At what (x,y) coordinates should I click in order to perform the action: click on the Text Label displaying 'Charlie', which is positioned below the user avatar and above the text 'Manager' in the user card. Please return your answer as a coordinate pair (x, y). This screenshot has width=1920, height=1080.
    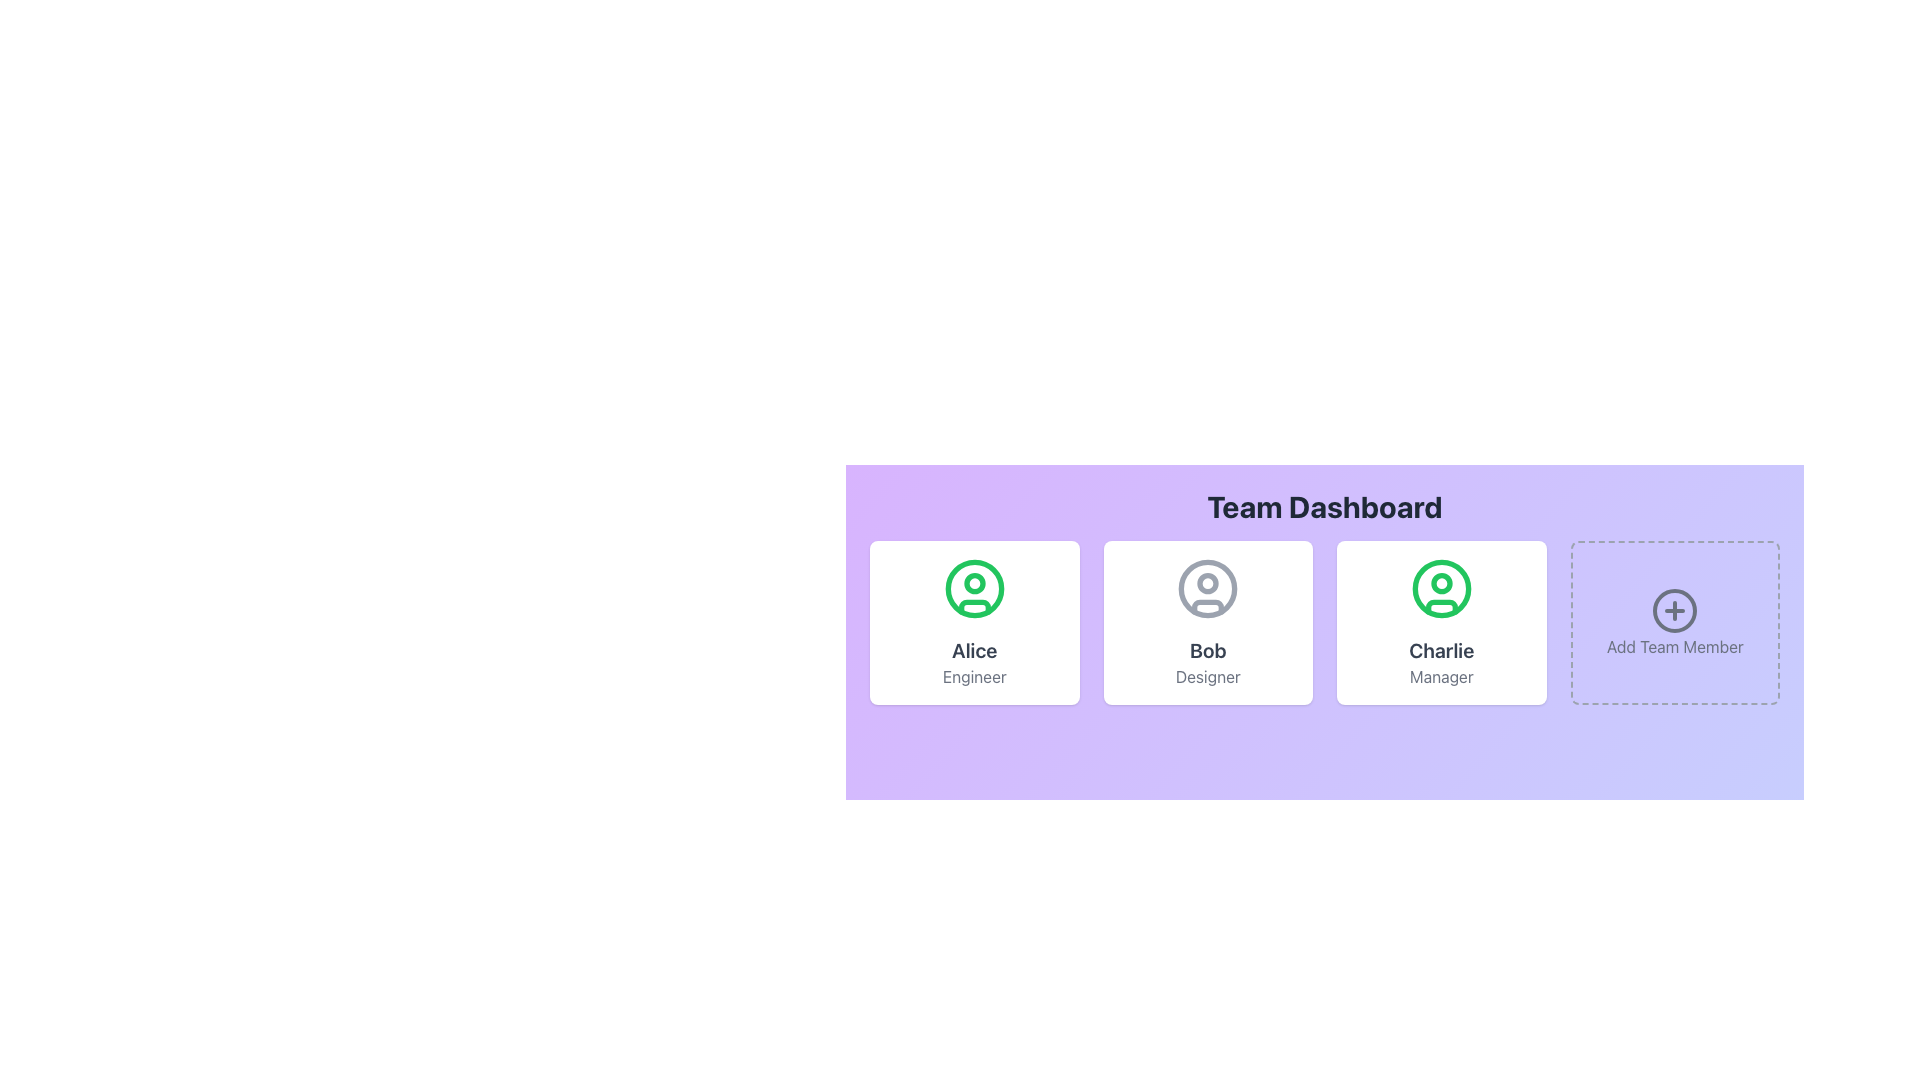
    Looking at the image, I should click on (1441, 651).